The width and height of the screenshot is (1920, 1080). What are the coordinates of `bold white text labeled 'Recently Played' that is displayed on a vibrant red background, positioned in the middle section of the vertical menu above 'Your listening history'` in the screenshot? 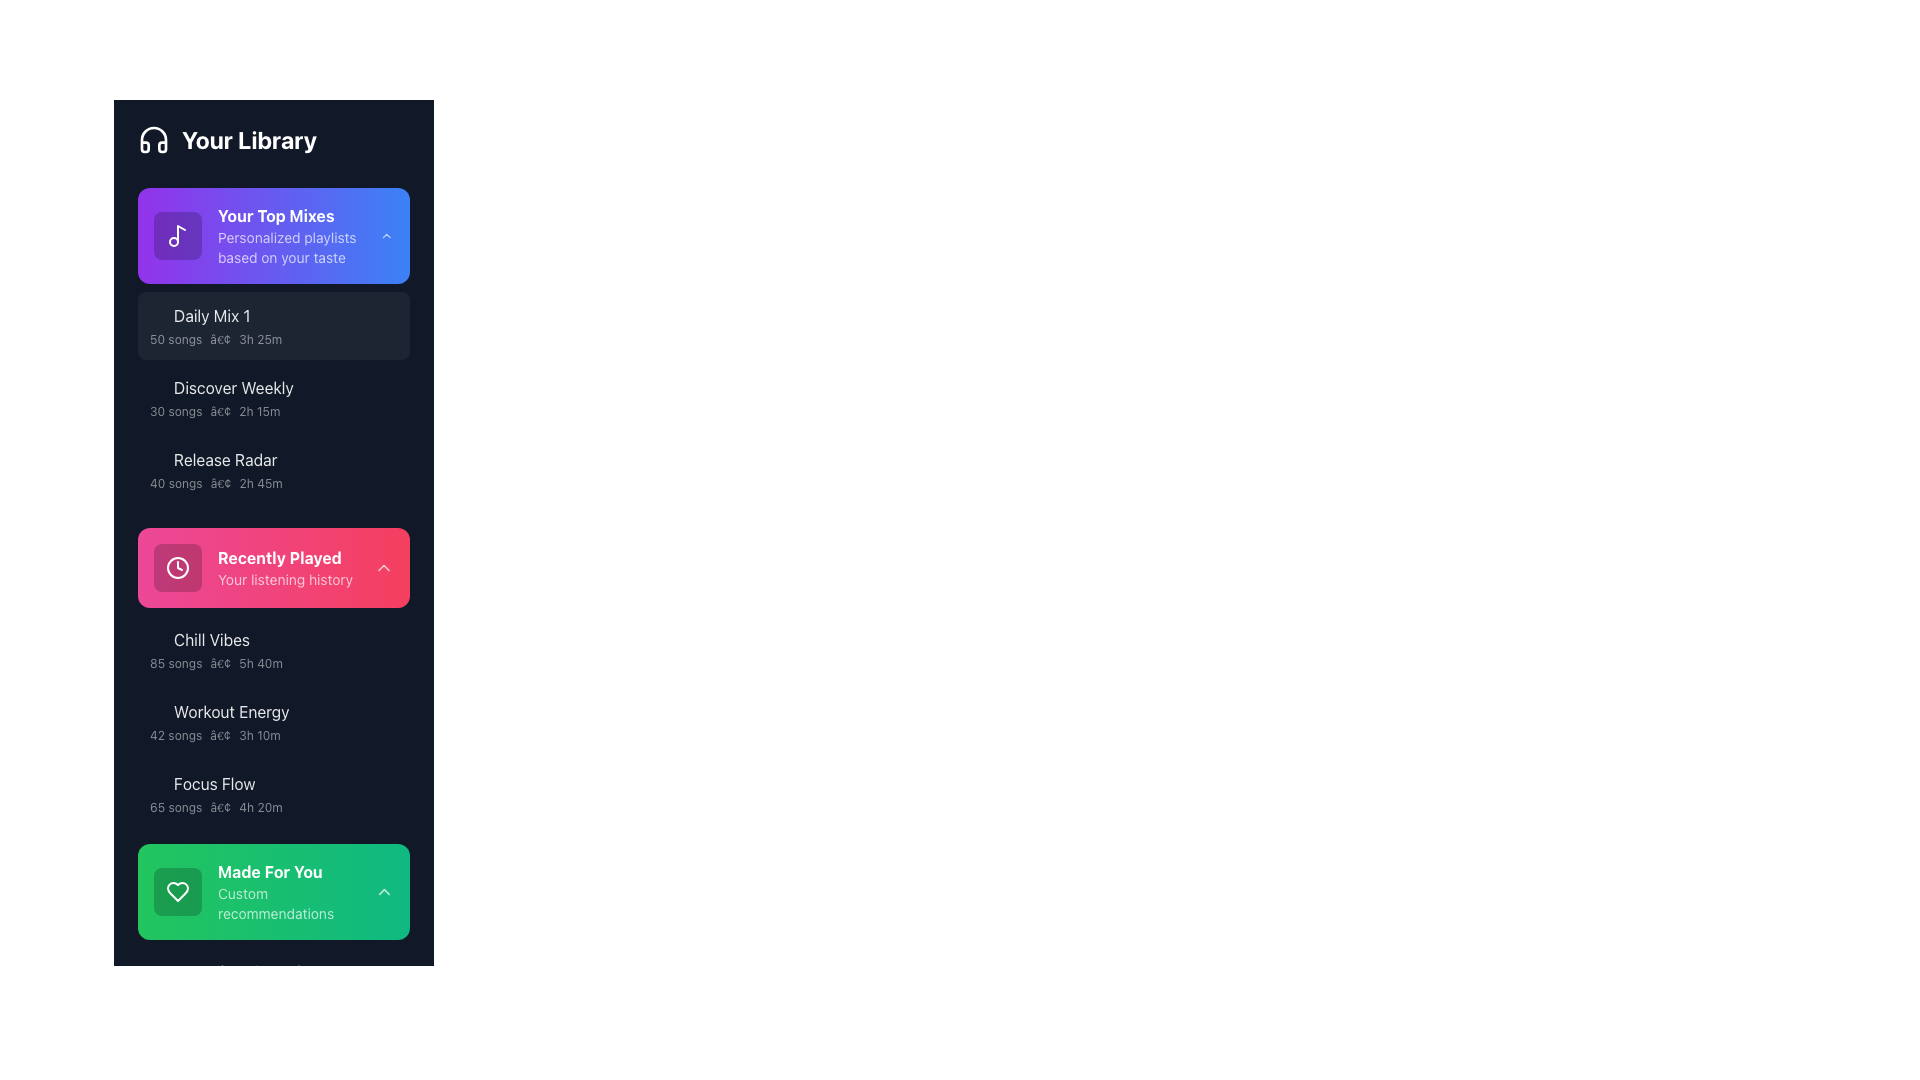 It's located at (284, 558).